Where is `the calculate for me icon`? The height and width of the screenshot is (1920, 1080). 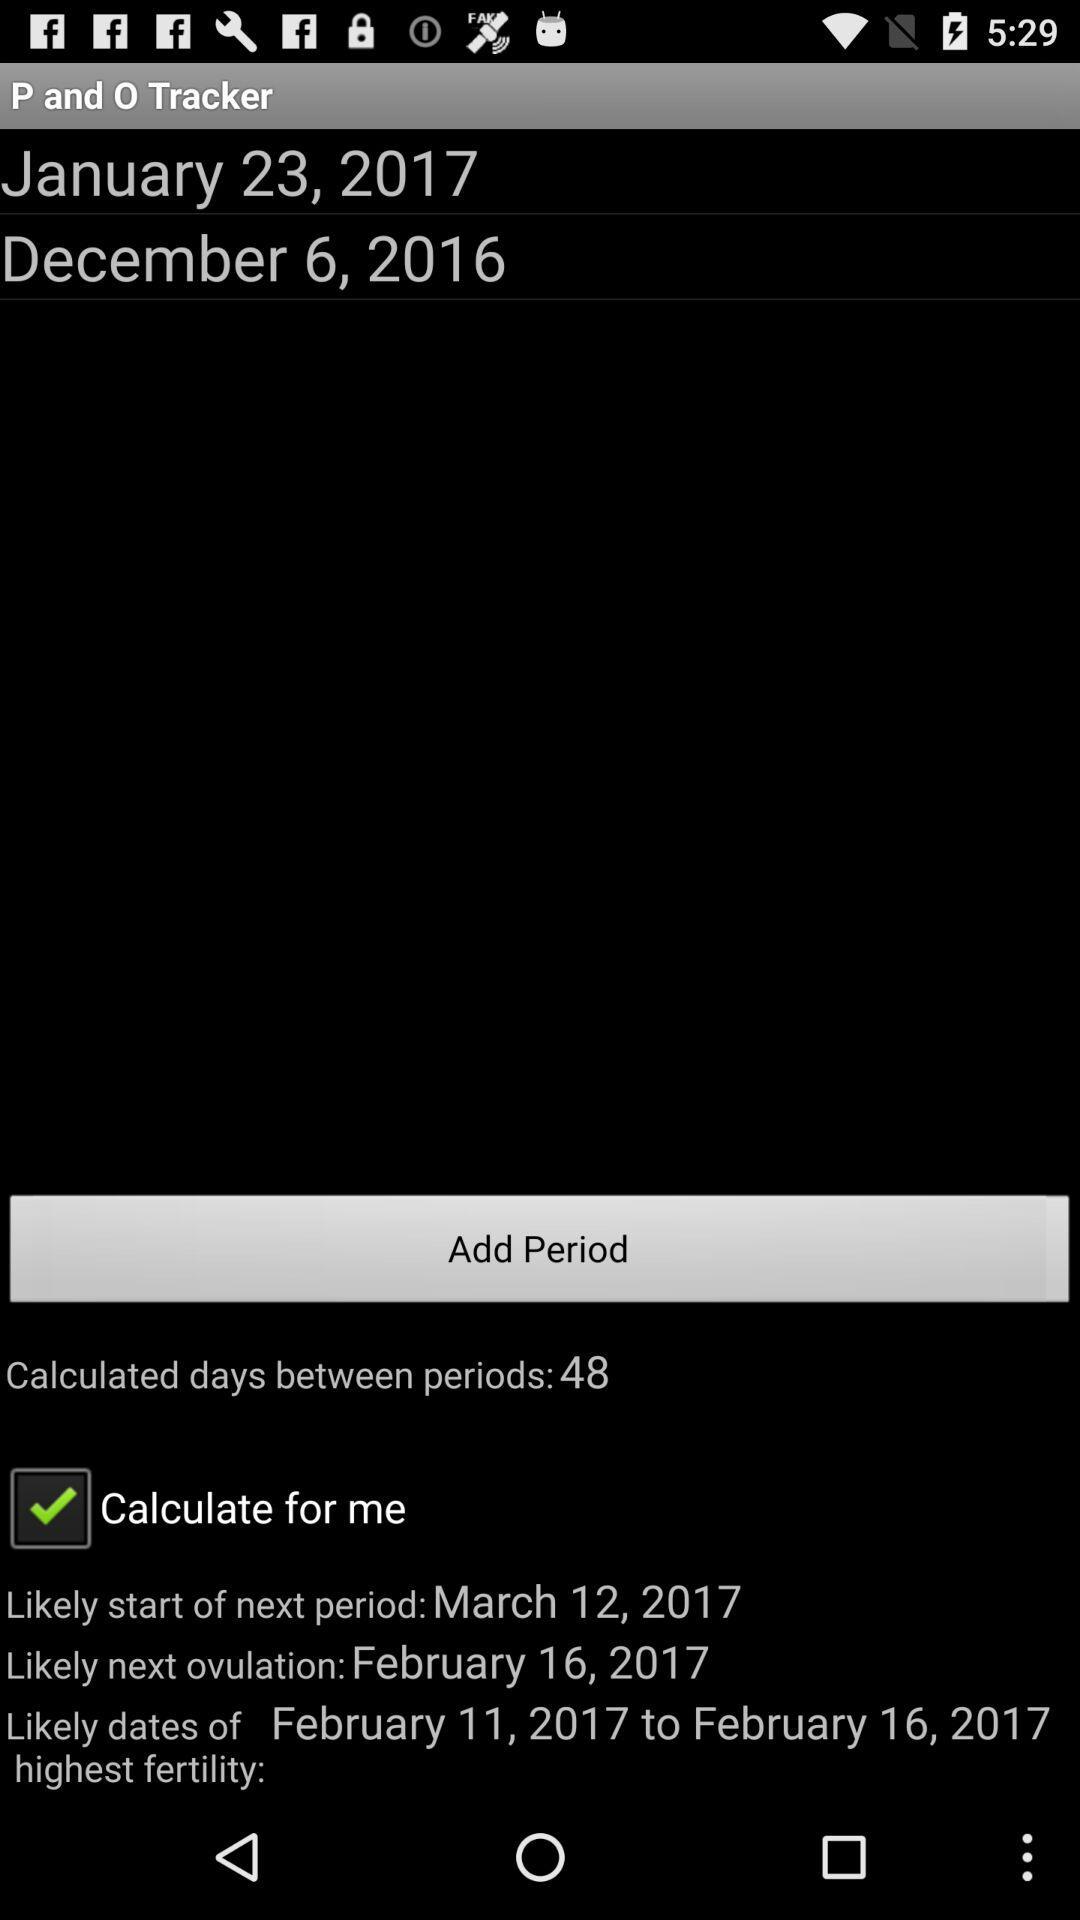
the calculate for me icon is located at coordinates (203, 1506).